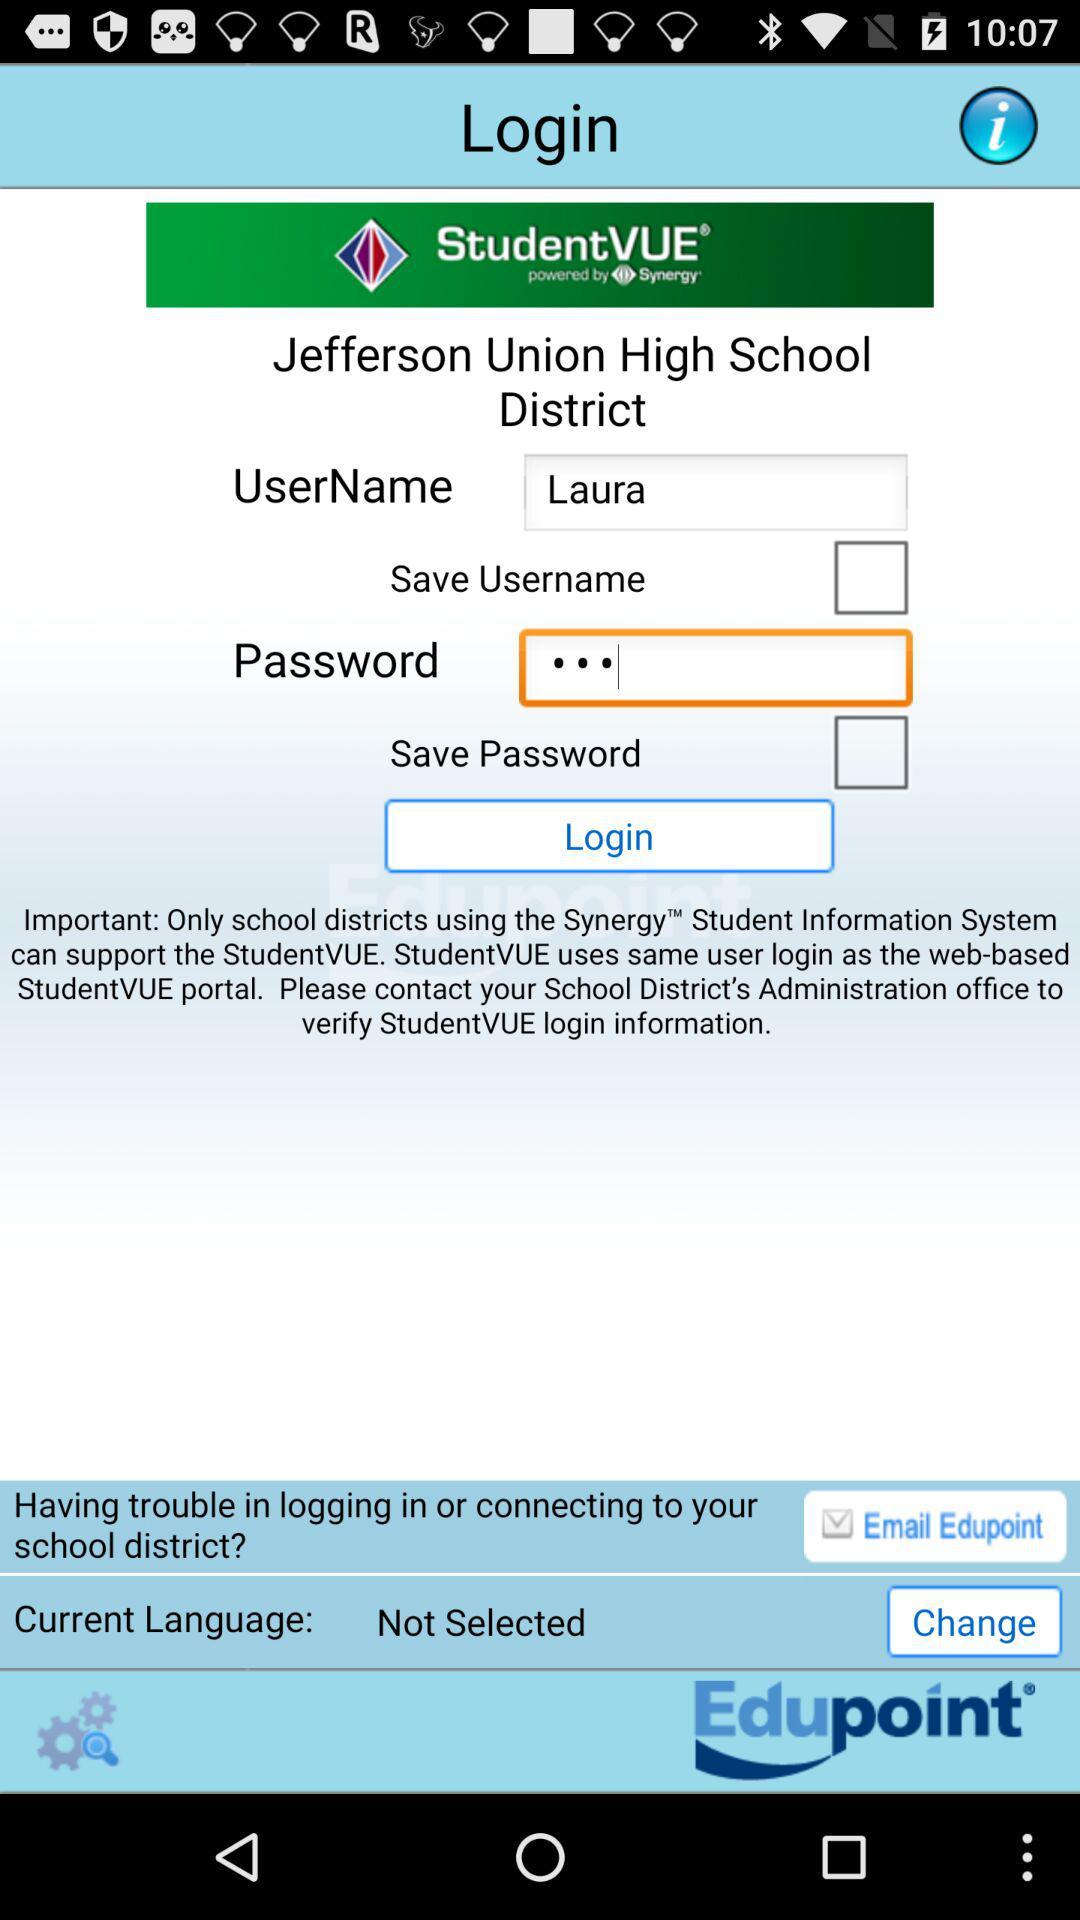 The height and width of the screenshot is (1920, 1080). Describe the element at coordinates (865, 574) in the screenshot. I see `save` at that location.